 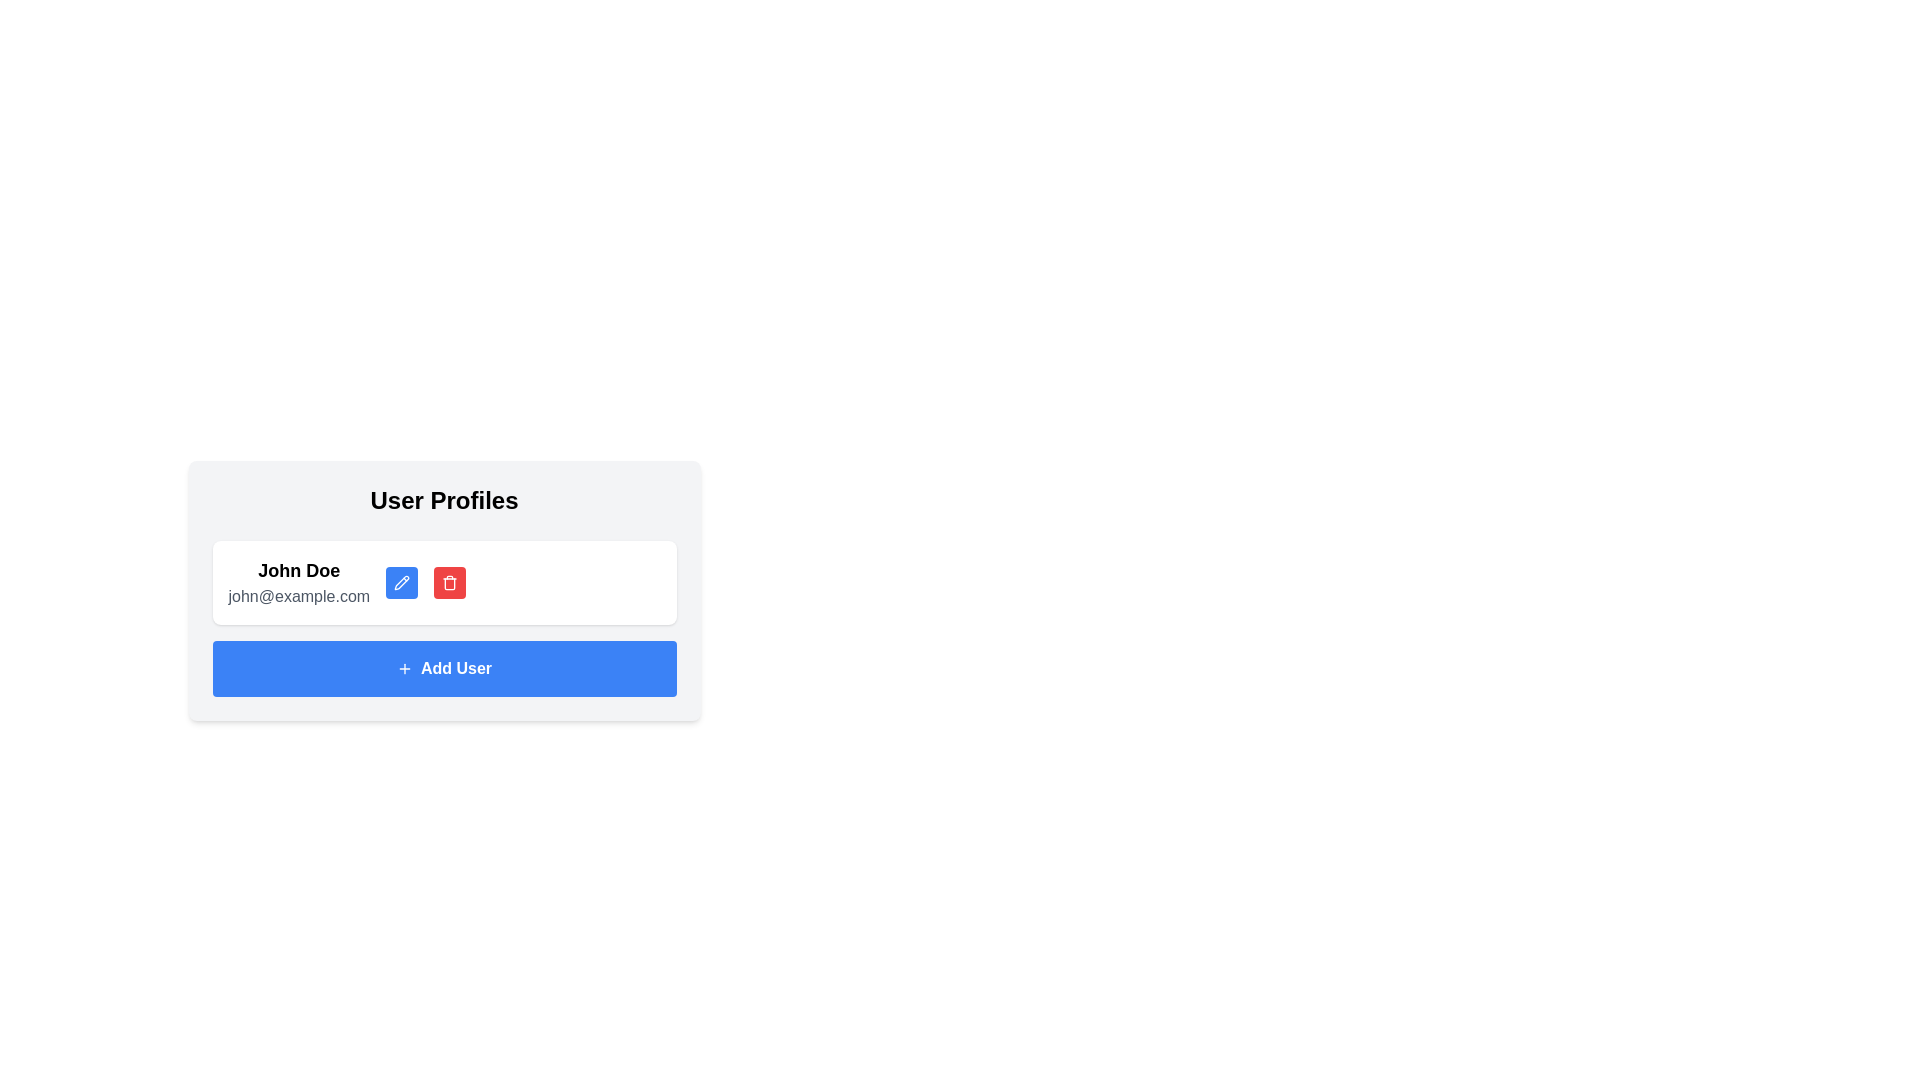 I want to click on the trash can icon, which is a bold red icon associated with delete actions, located to the right of the 'Edit' button in the same row as the user information ('John Doe' and email), so click(x=449, y=582).